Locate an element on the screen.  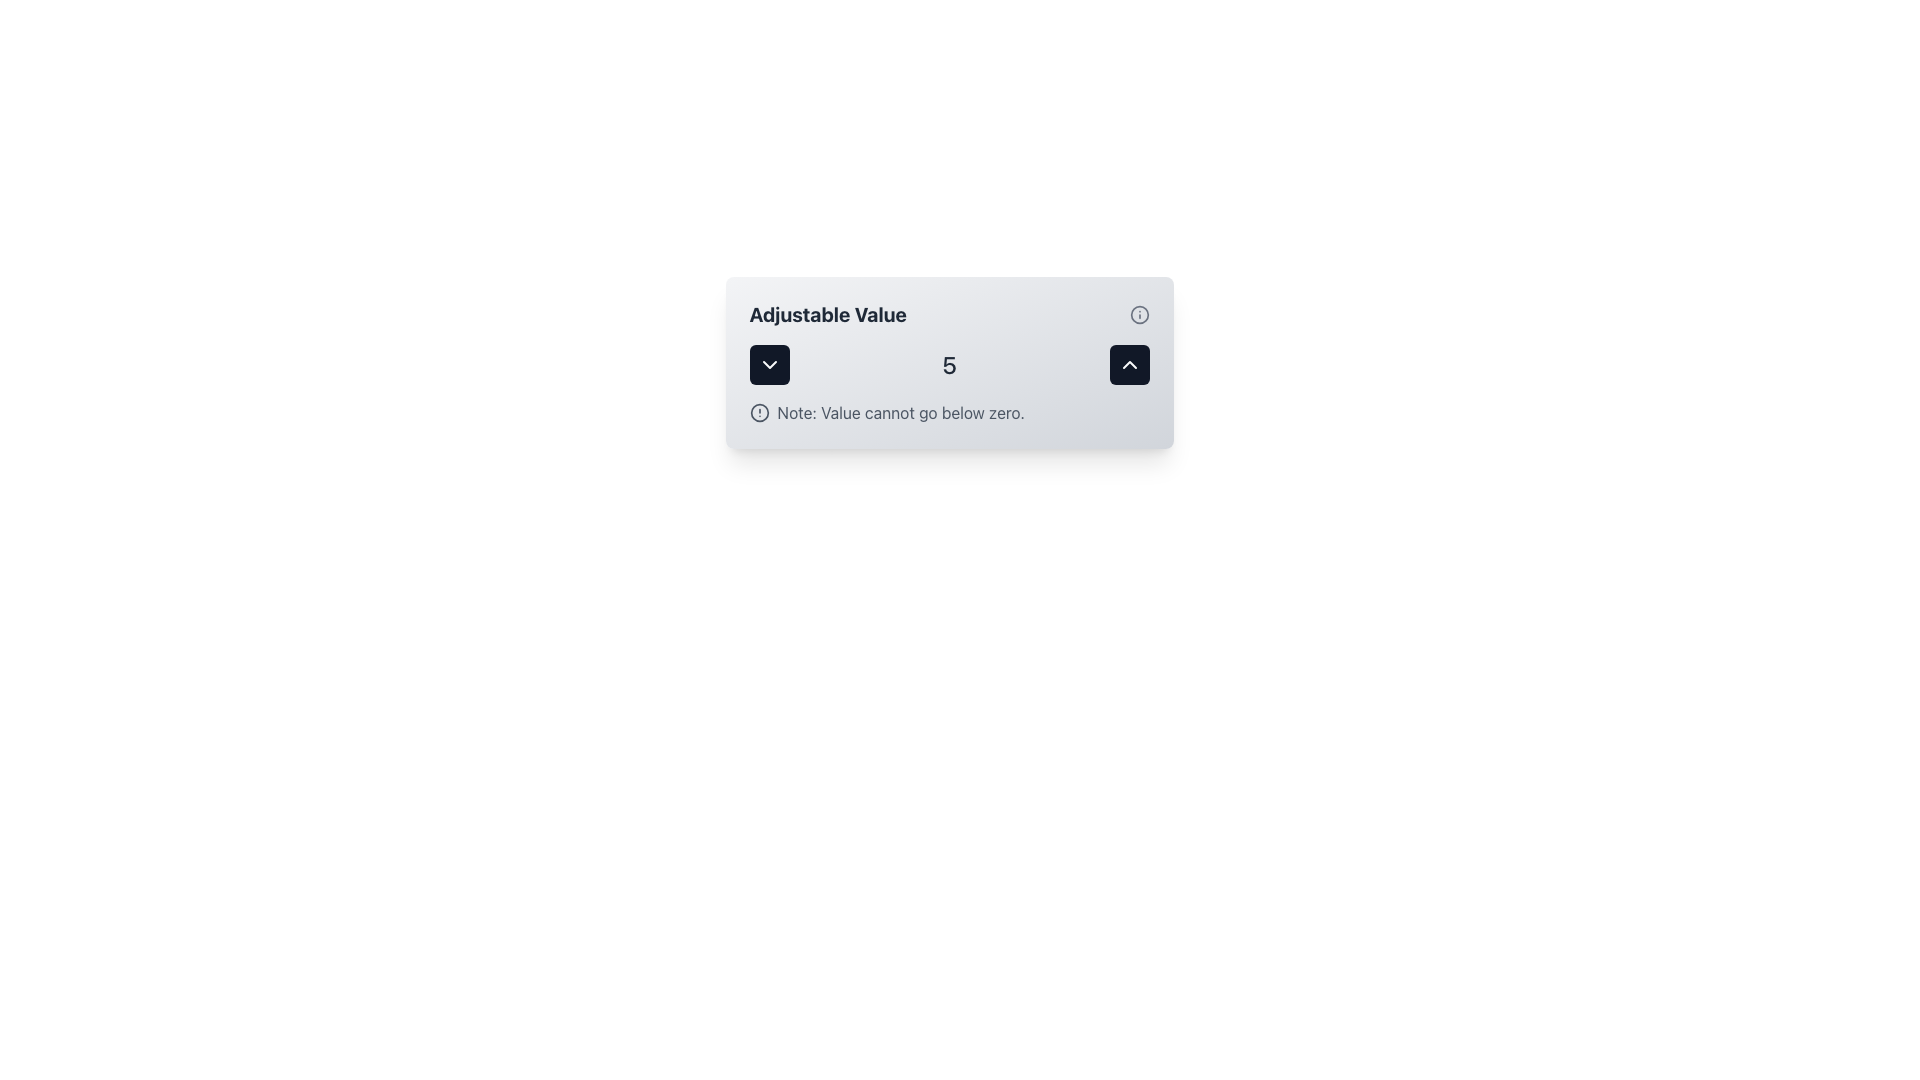
the visual alert indicator icon located to the left of the text 'Note: Value cannot go below zero.' in the note panel is located at coordinates (758, 411).